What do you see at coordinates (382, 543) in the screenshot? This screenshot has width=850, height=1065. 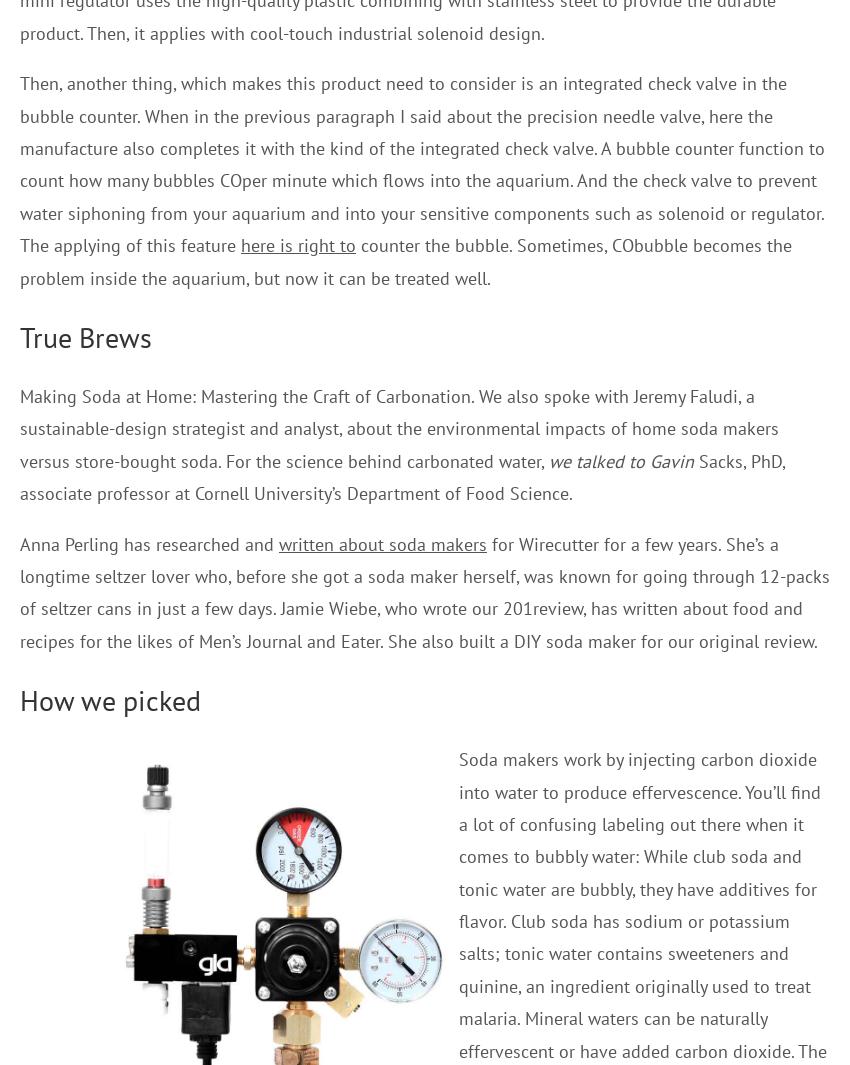 I see `'written about soda makers'` at bounding box center [382, 543].